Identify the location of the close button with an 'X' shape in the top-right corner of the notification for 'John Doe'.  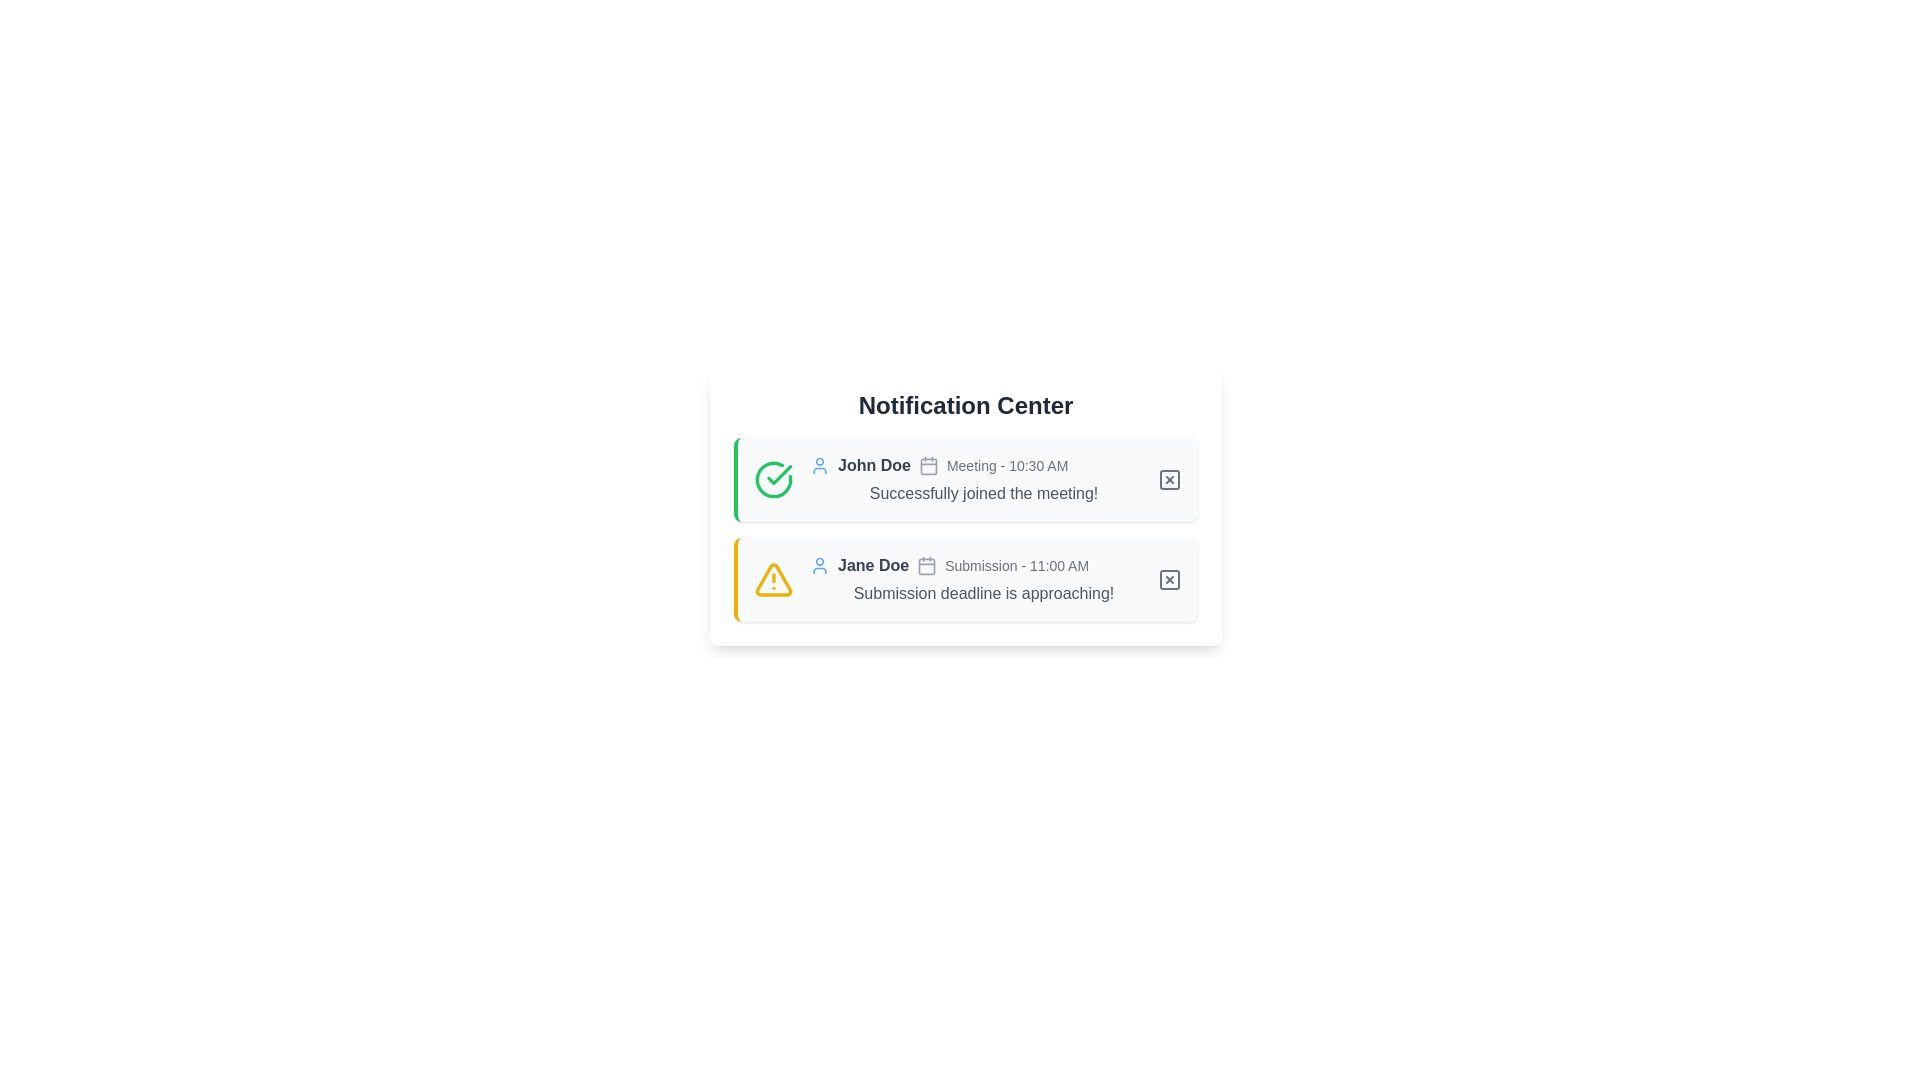
(1170, 479).